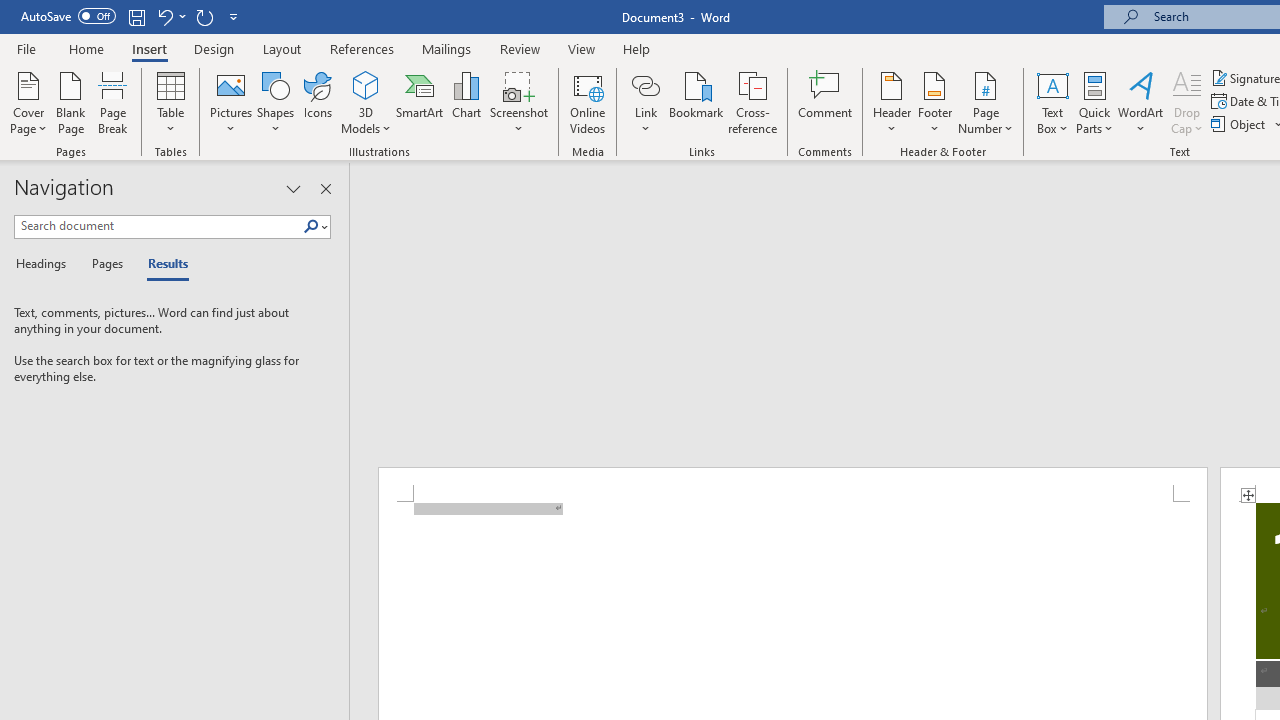 Image resolution: width=1280 pixels, height=720 pixels. I want to click on 'WordArt', so click(1141, 103).